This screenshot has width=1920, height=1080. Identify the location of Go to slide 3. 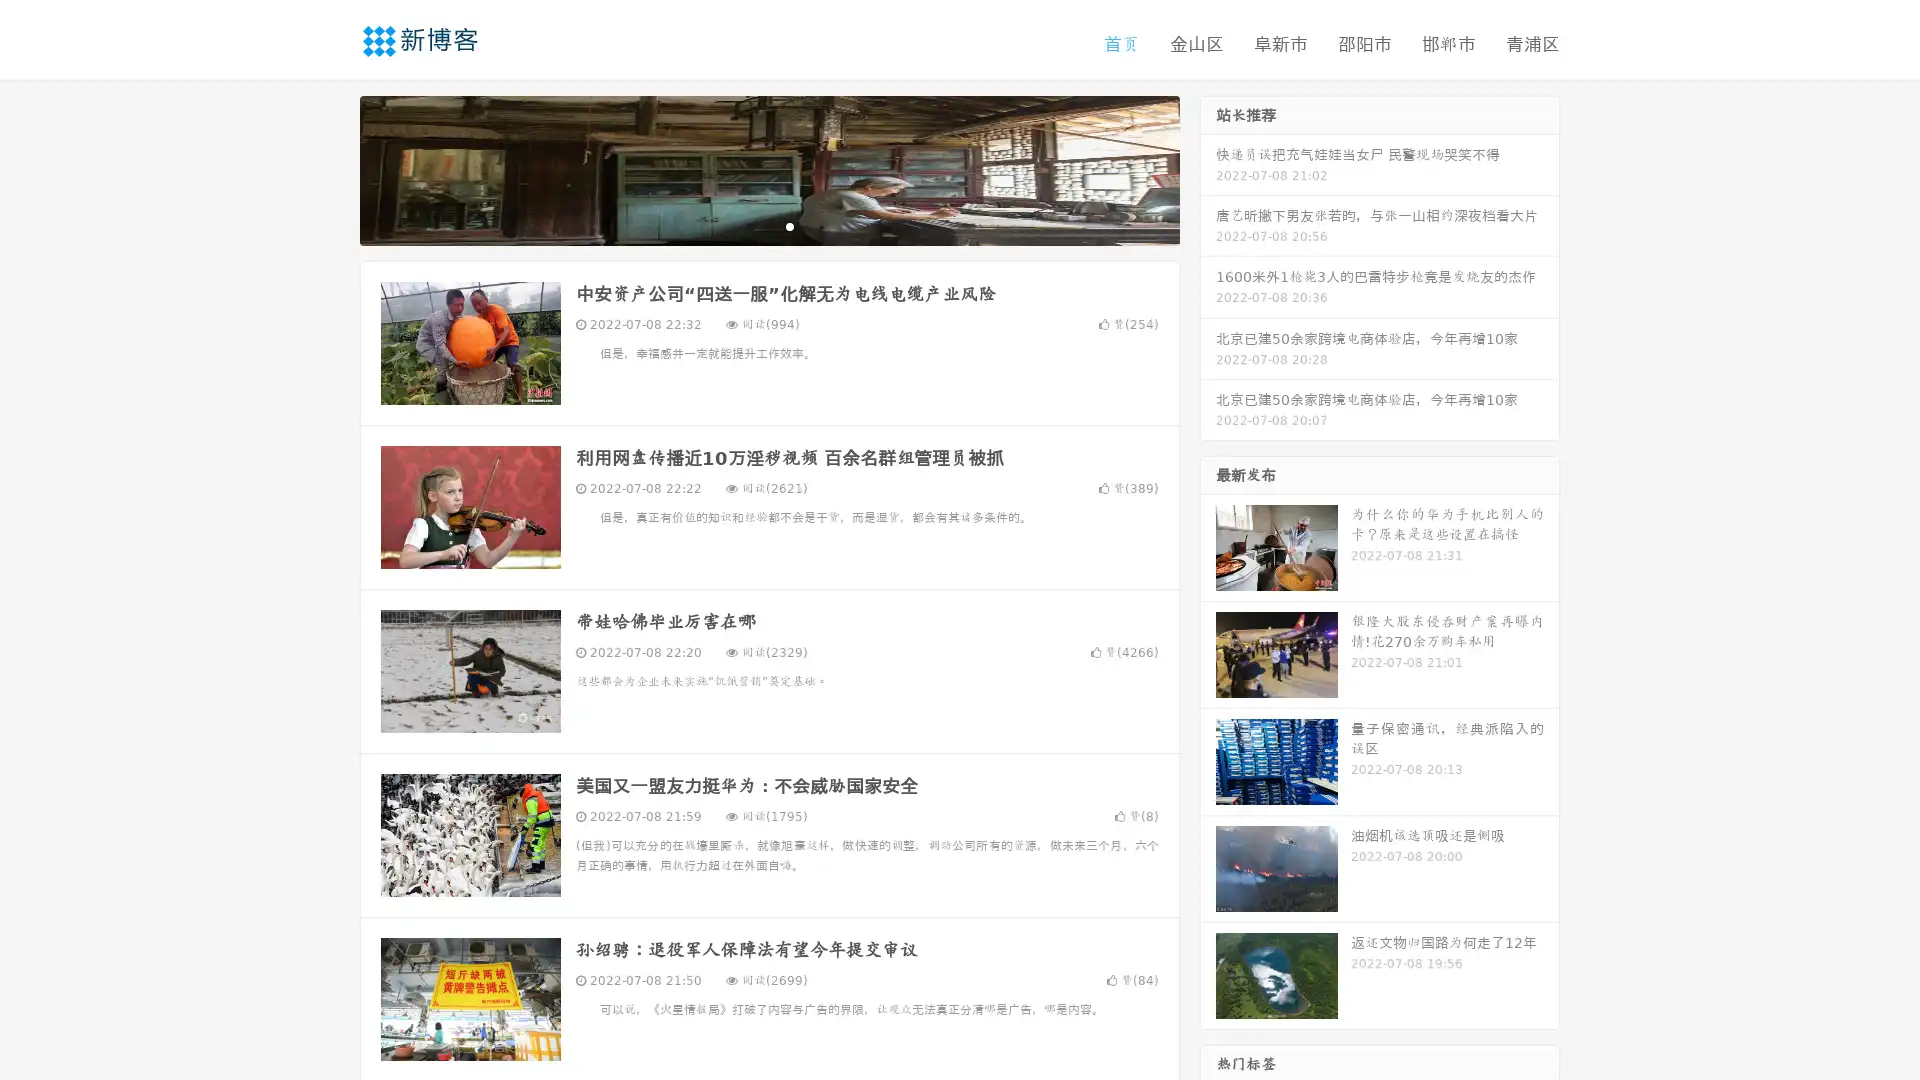
(789, 225).